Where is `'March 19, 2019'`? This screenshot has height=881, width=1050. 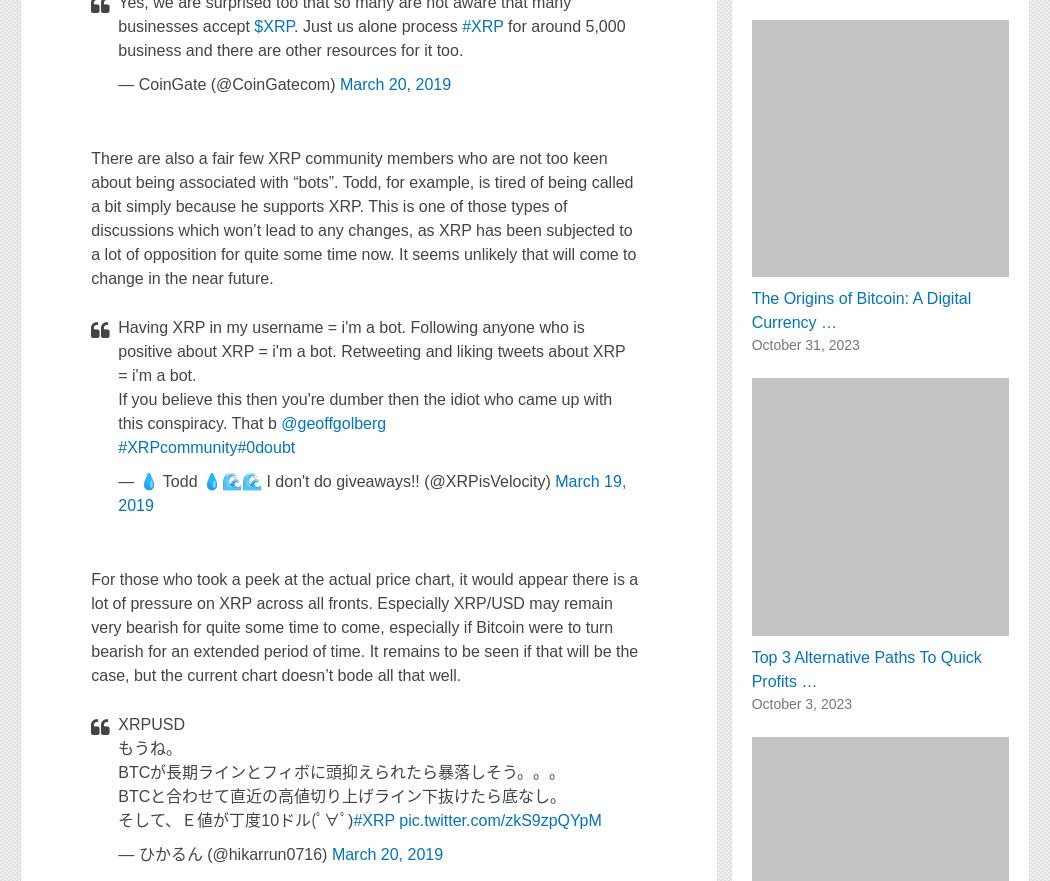
'March 19, 2019' is located at coordinates (371, 492).